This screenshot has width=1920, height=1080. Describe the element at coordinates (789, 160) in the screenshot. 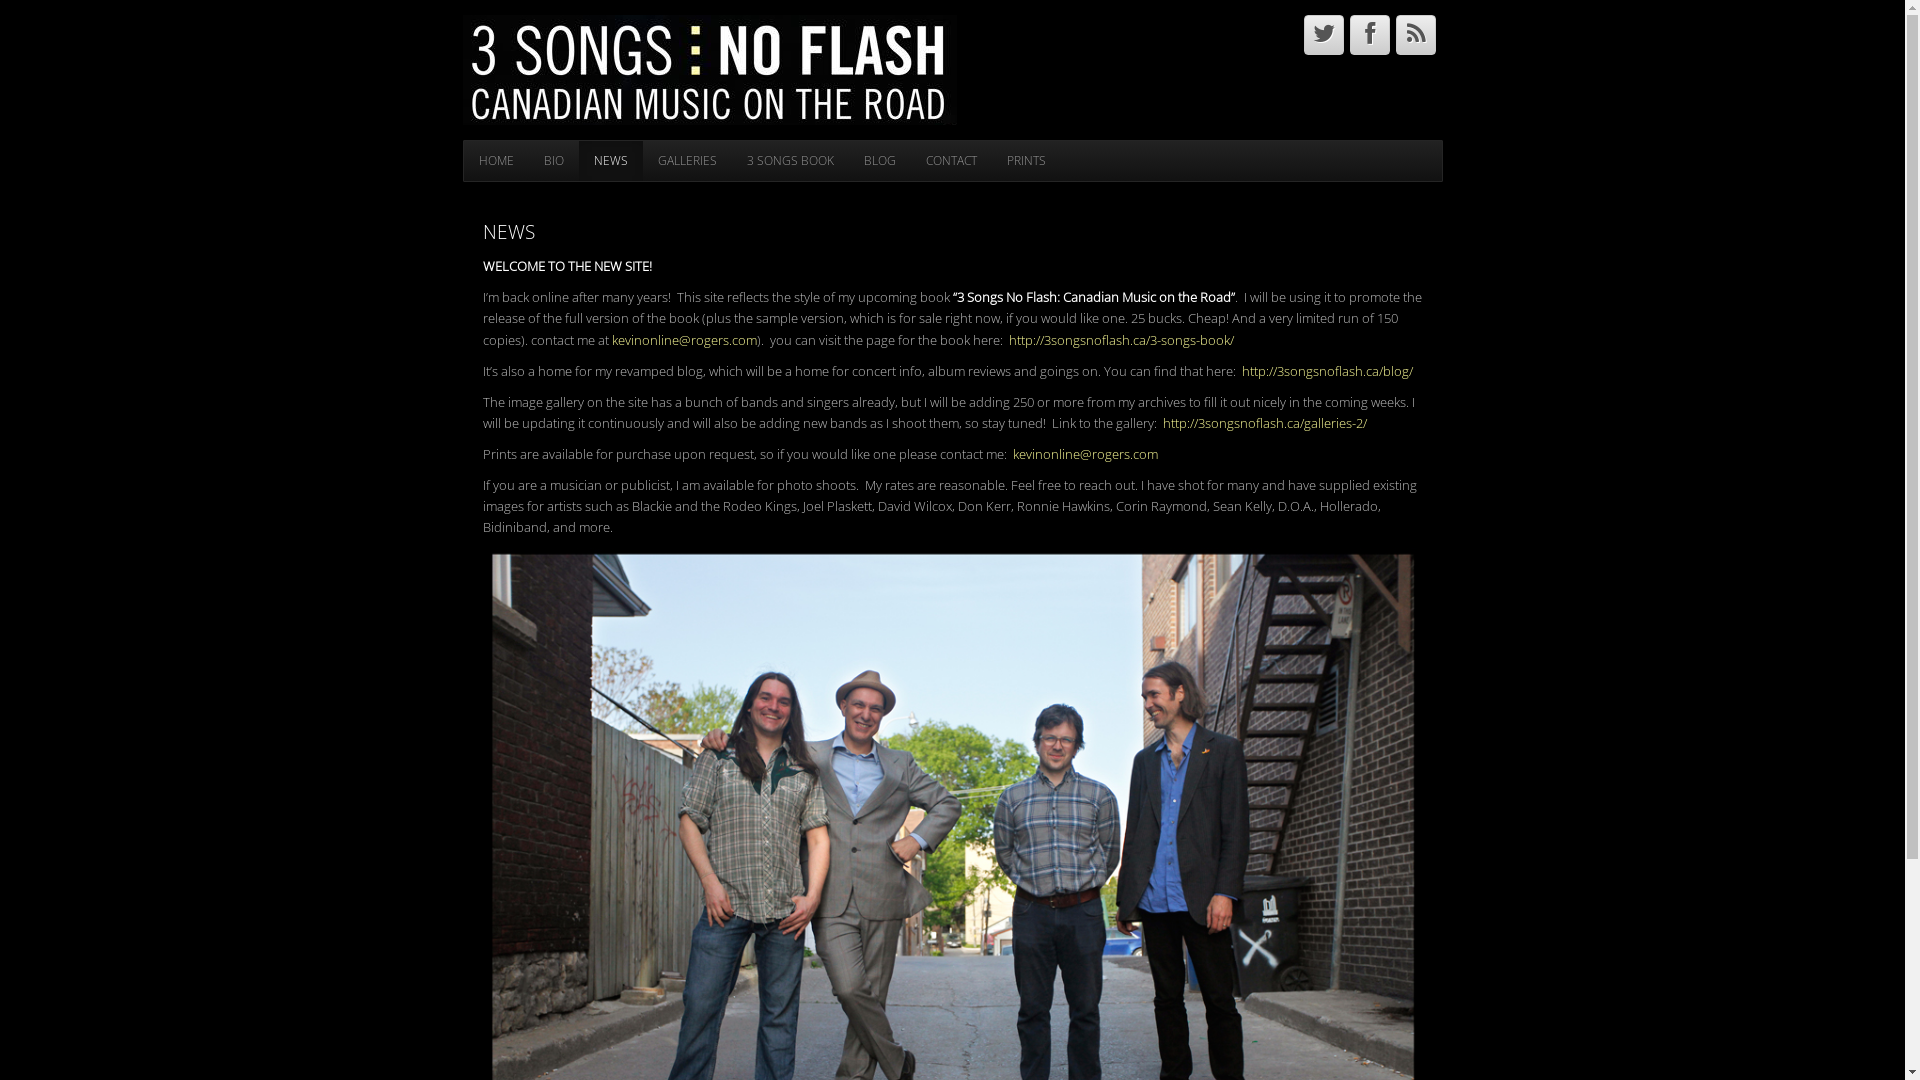

I see `'3 SONGS BOOK'` at that location.